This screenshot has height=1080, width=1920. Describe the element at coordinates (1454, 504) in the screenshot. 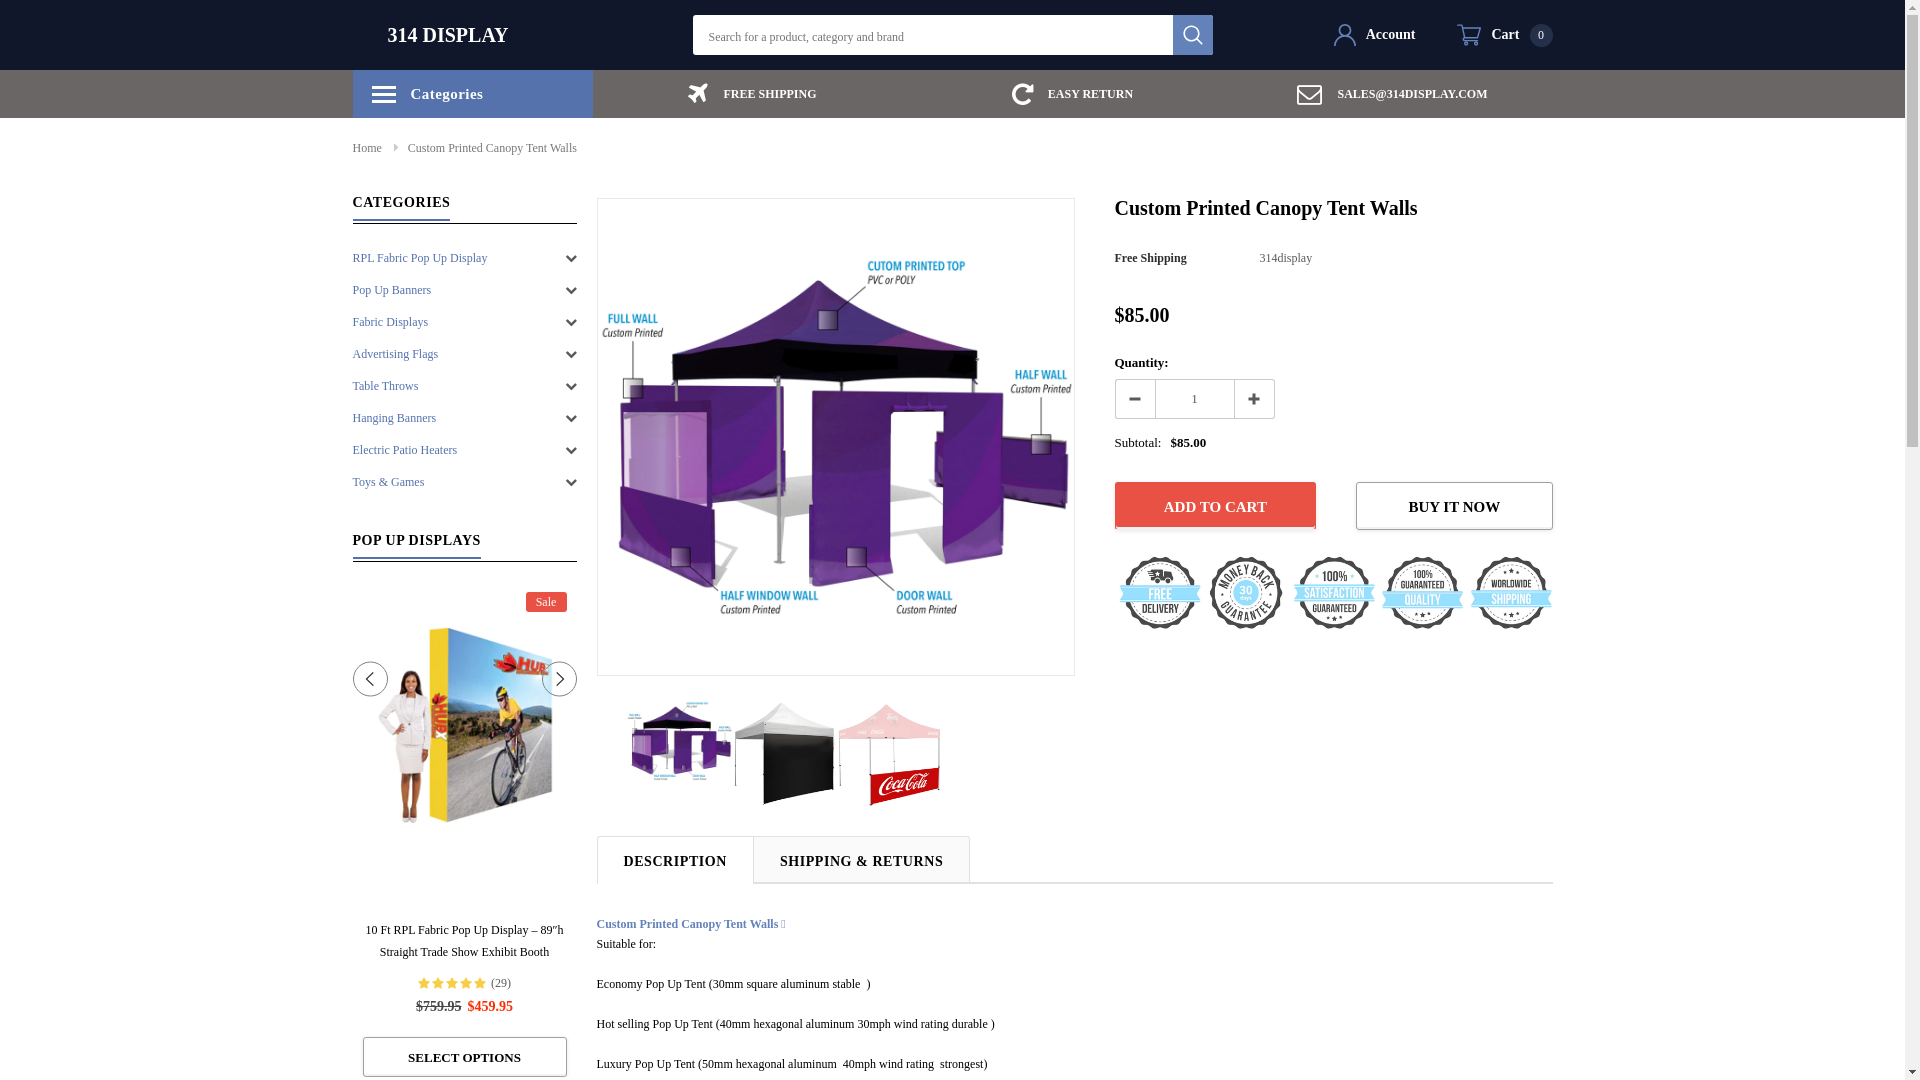

I see `'BUY IT NOW'` at that location.